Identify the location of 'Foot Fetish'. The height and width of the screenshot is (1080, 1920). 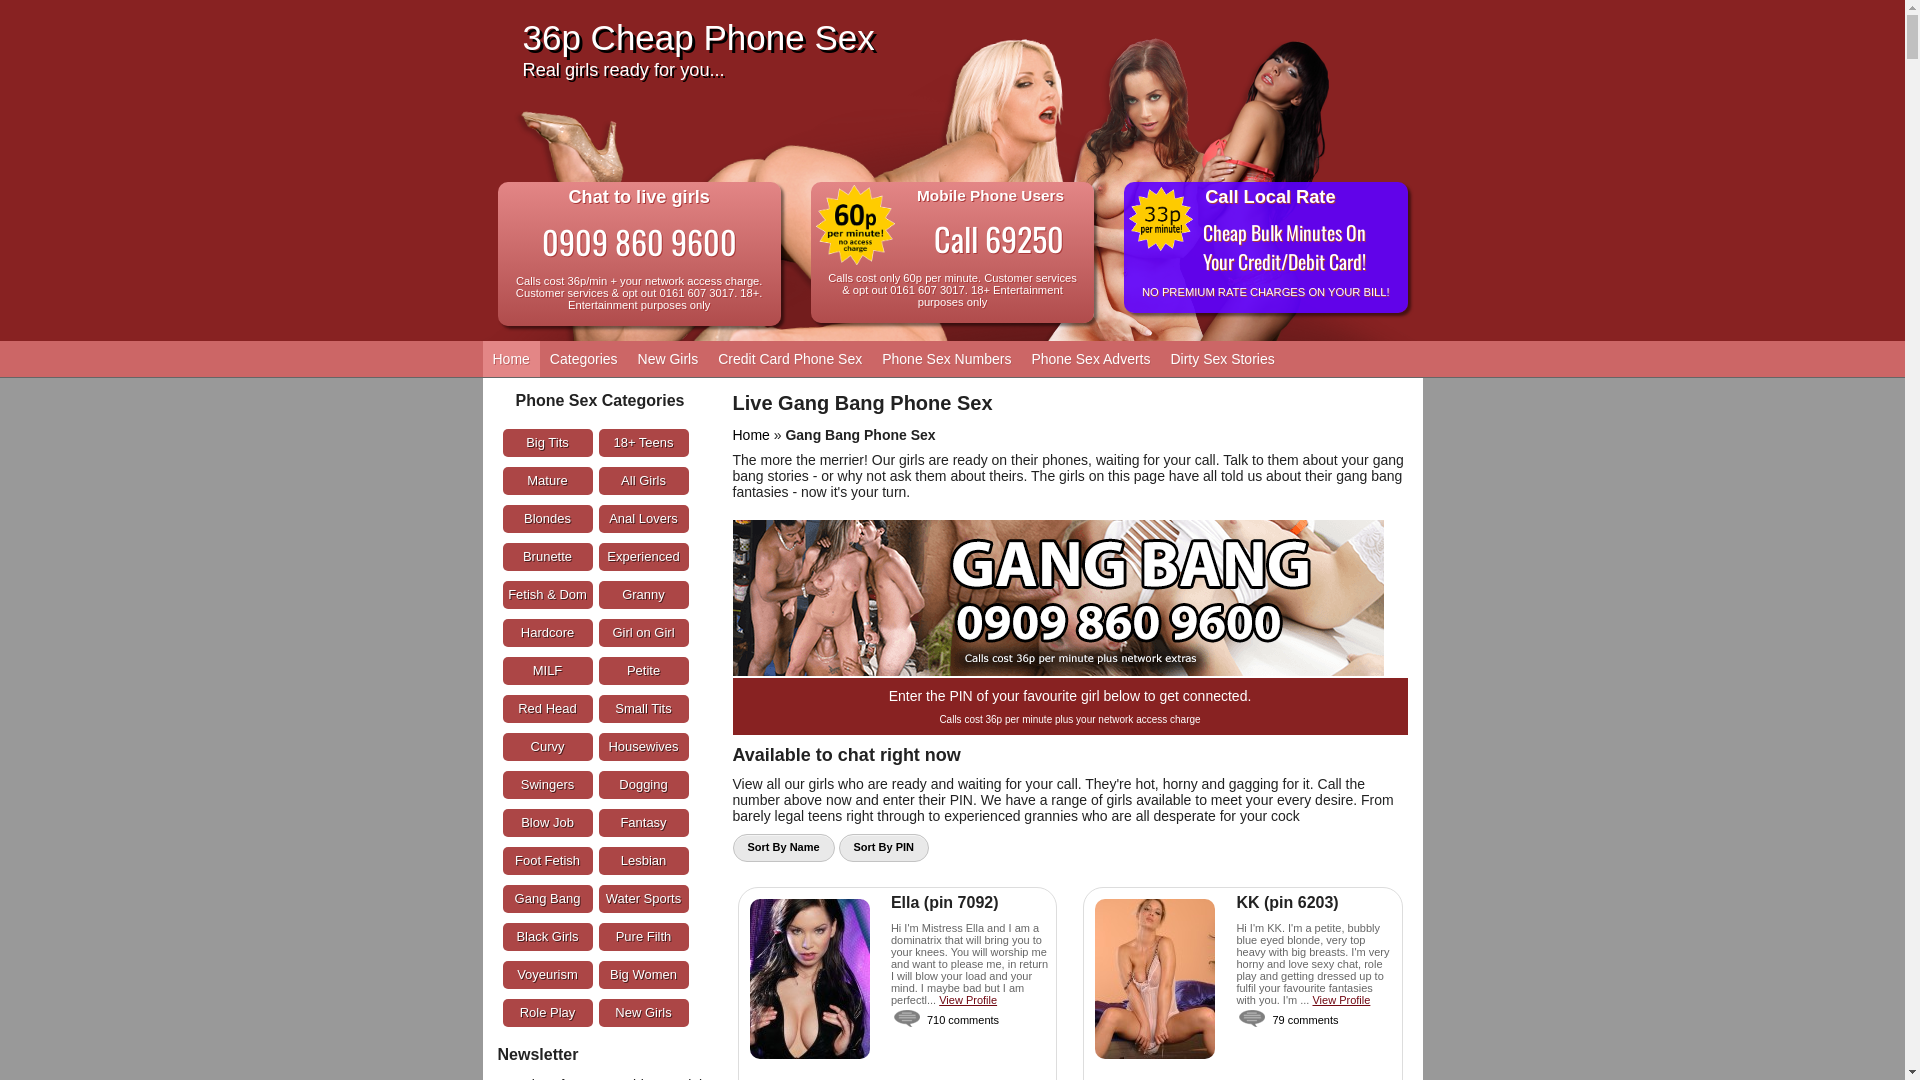
(502, 859).